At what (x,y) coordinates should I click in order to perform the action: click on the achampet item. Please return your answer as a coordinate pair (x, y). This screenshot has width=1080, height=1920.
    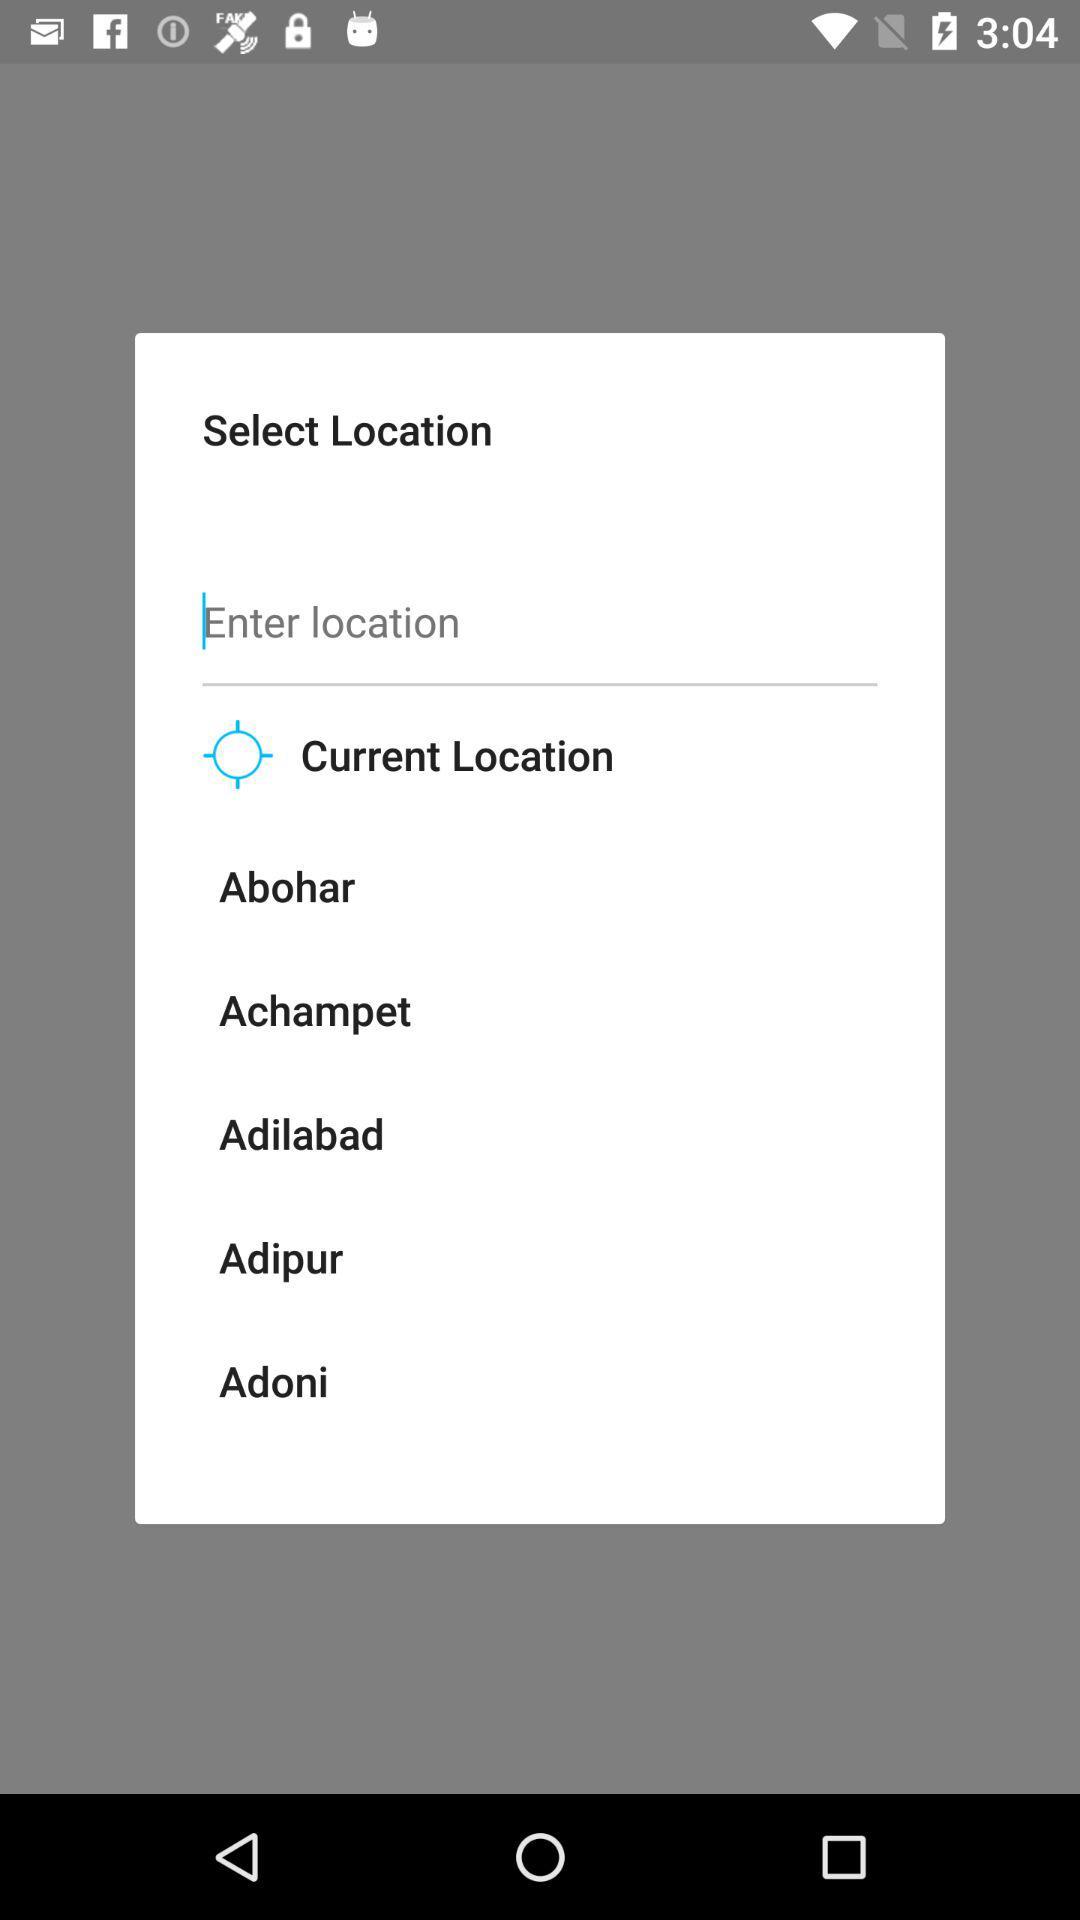
    Looking at the image, I should click on (315, 1009).